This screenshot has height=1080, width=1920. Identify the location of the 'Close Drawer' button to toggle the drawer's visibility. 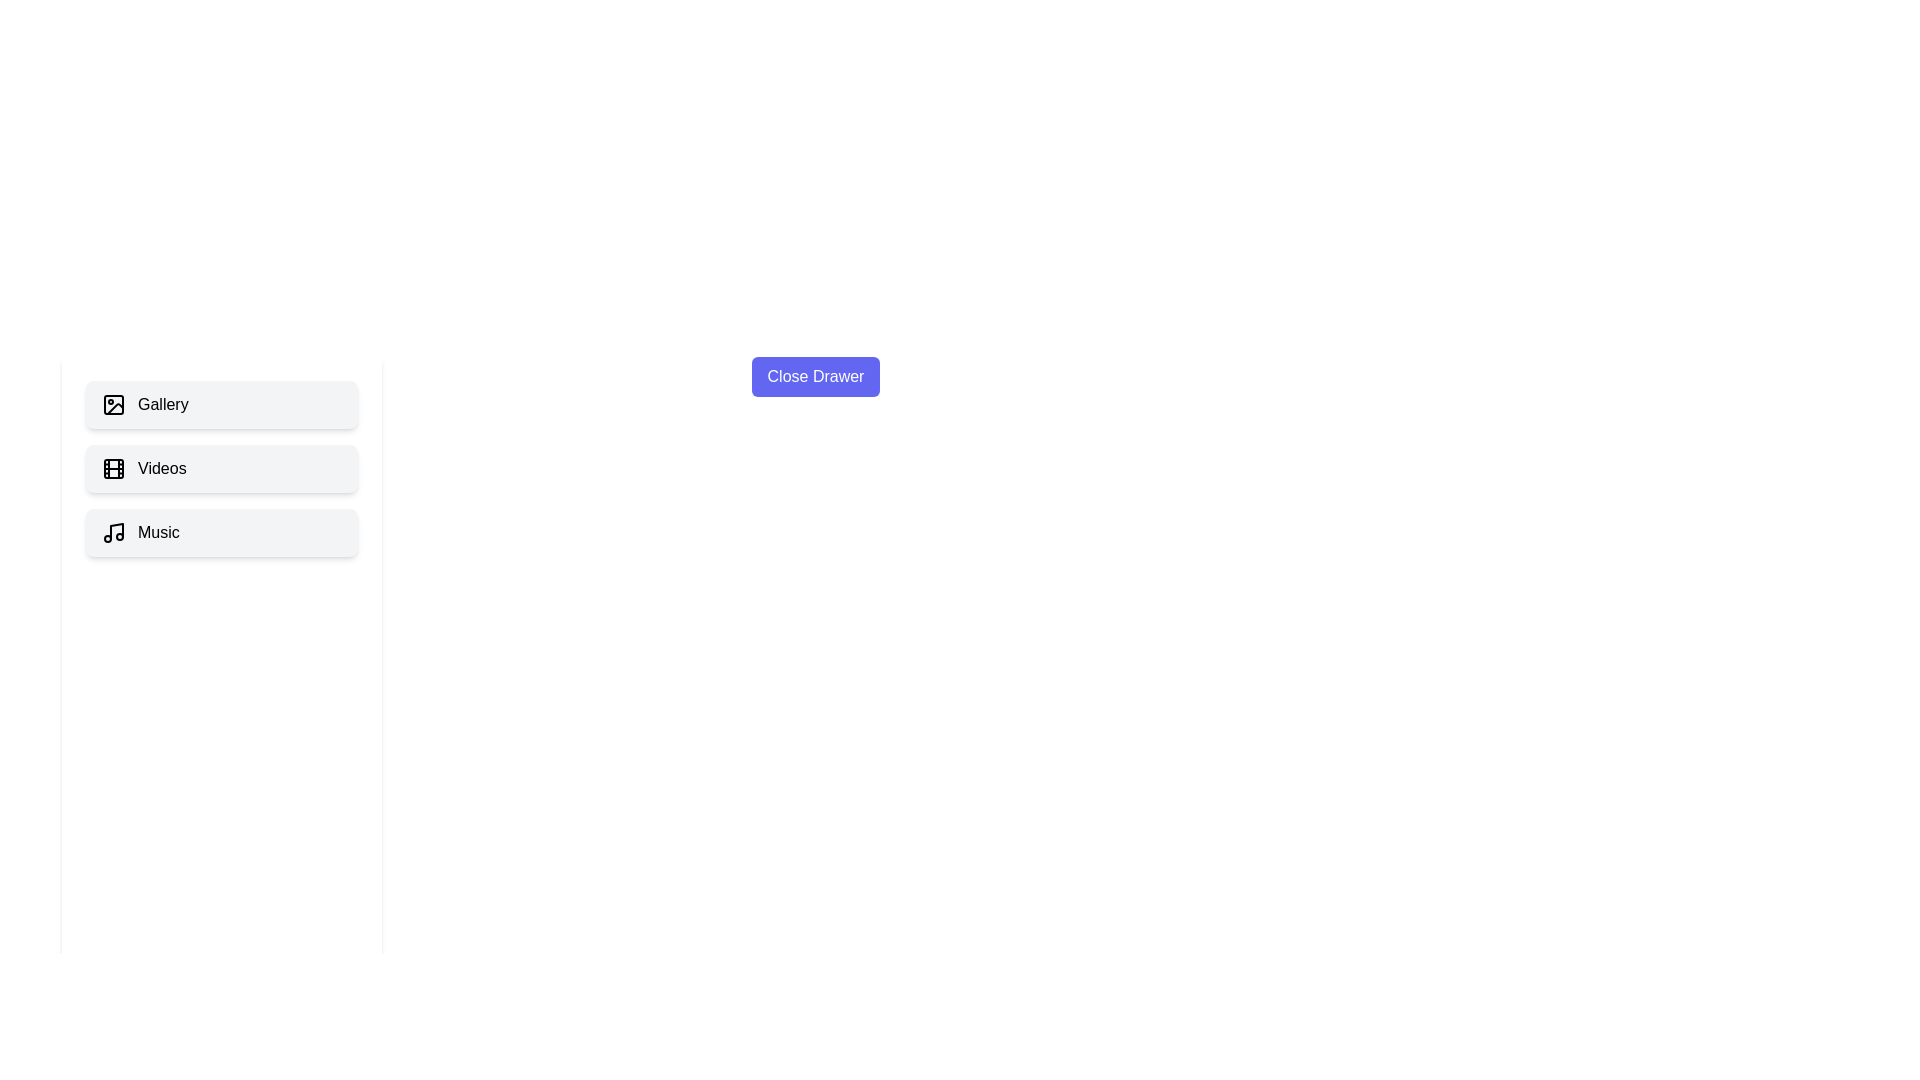
(816, 377).